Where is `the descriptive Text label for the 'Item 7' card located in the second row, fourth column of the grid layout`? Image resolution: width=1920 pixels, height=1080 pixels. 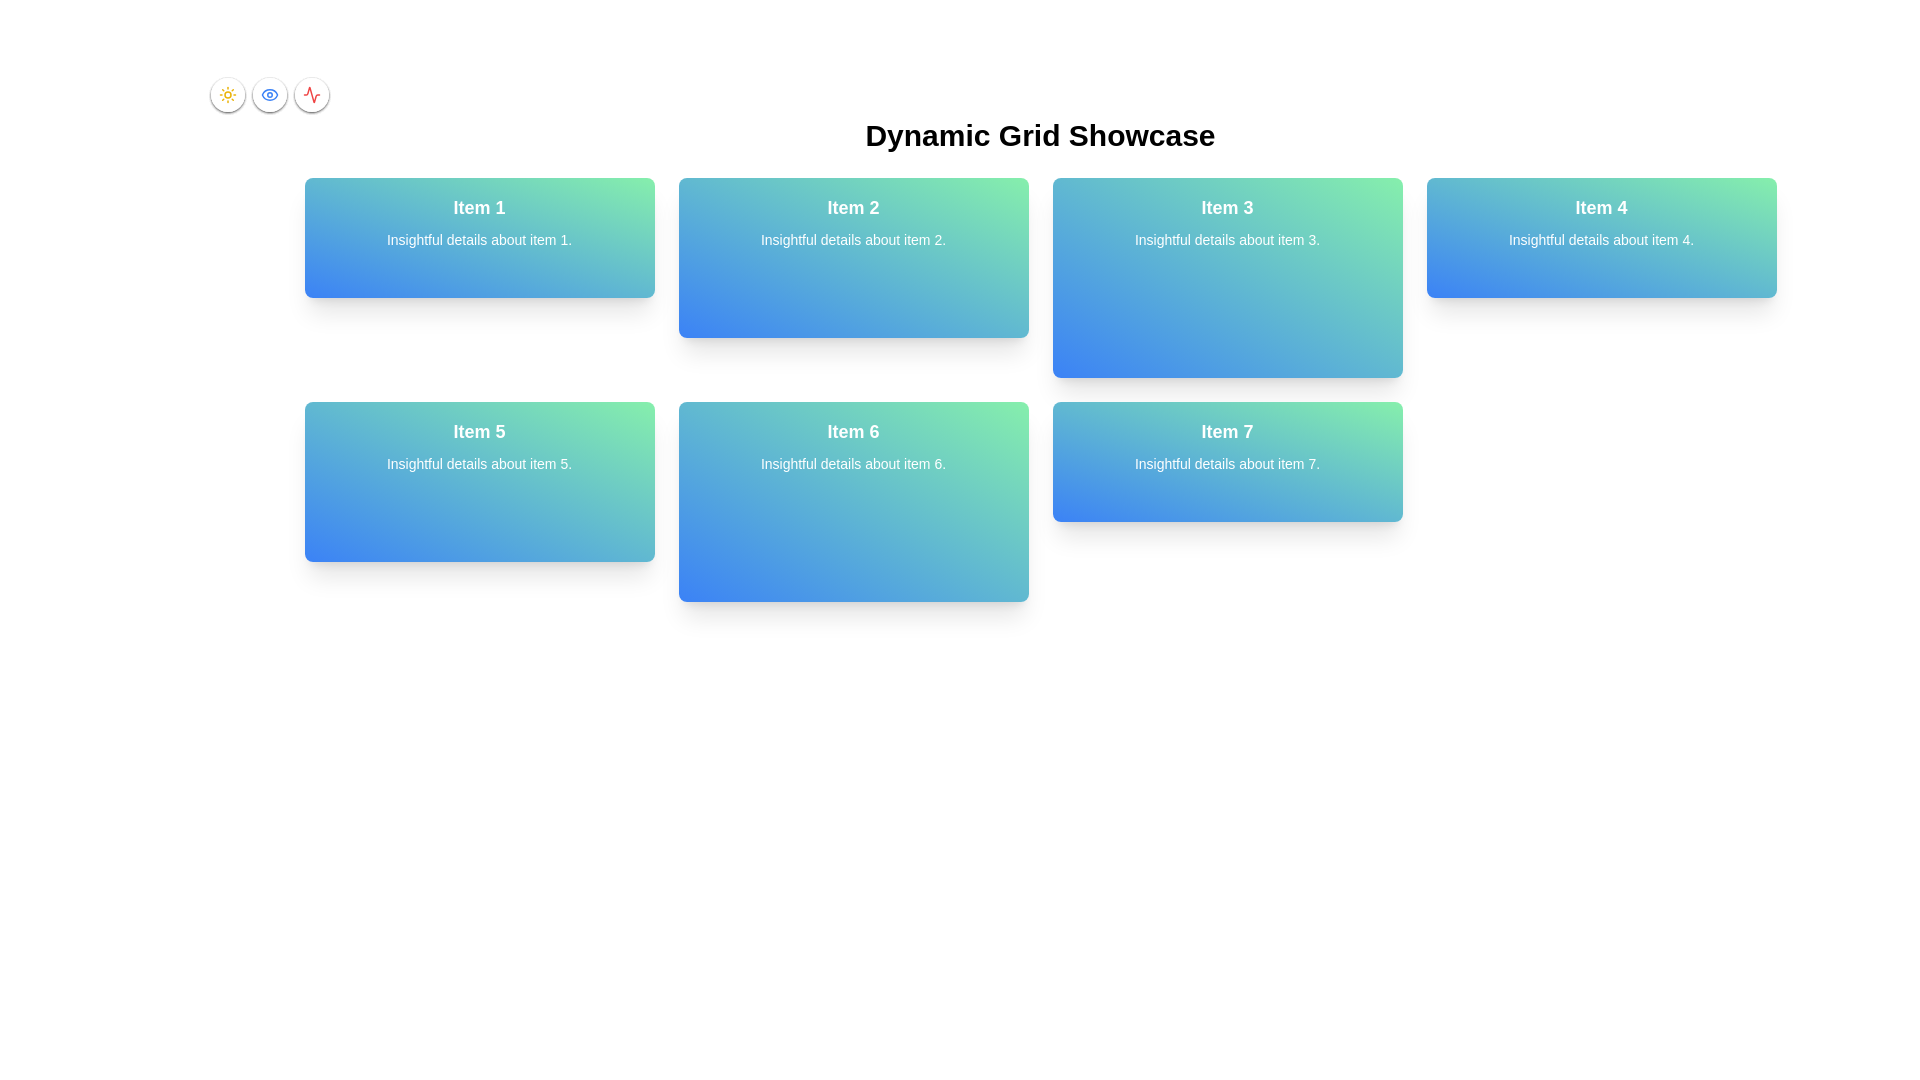 the descriptive Text label for the 'Item 7' card located in the second row, fourth column of the grid layout is located at coordinates (1226, 463).